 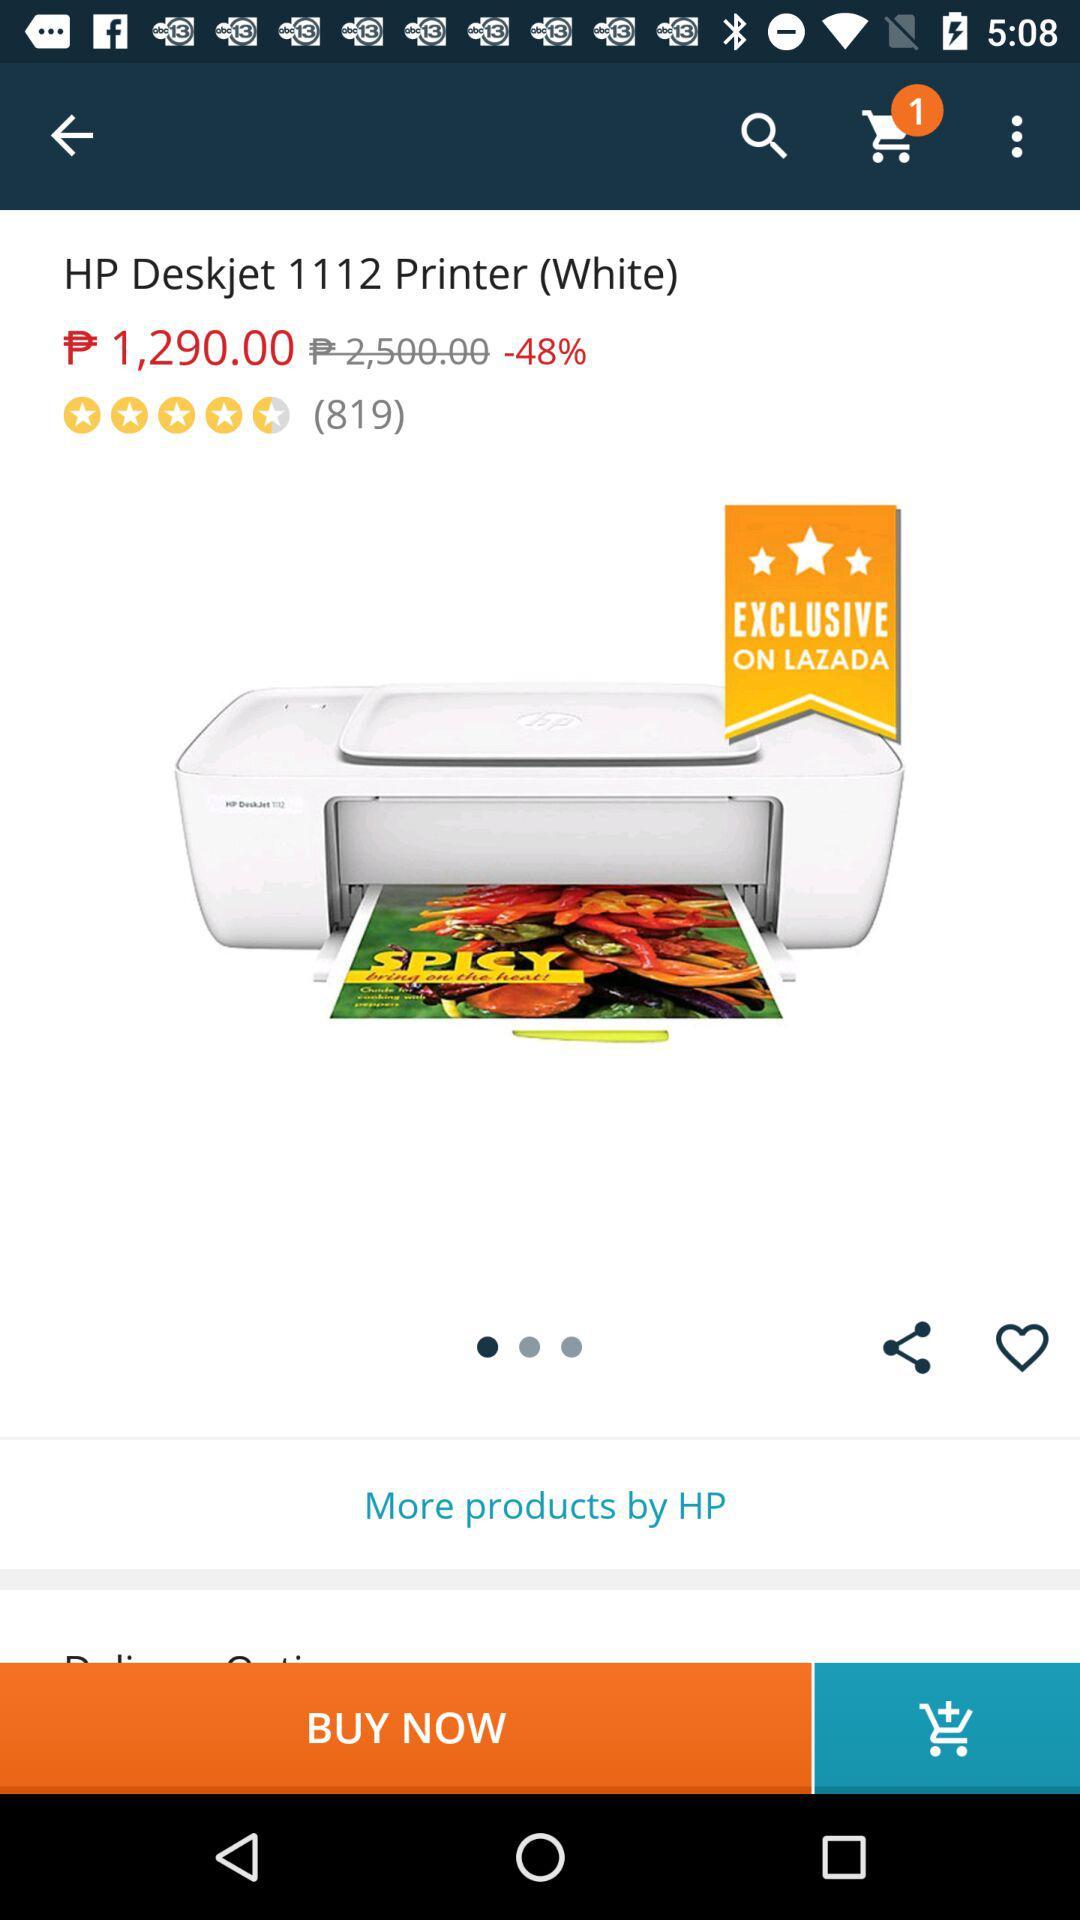 I want to click on the share icon, so click(x=906, y=1347).